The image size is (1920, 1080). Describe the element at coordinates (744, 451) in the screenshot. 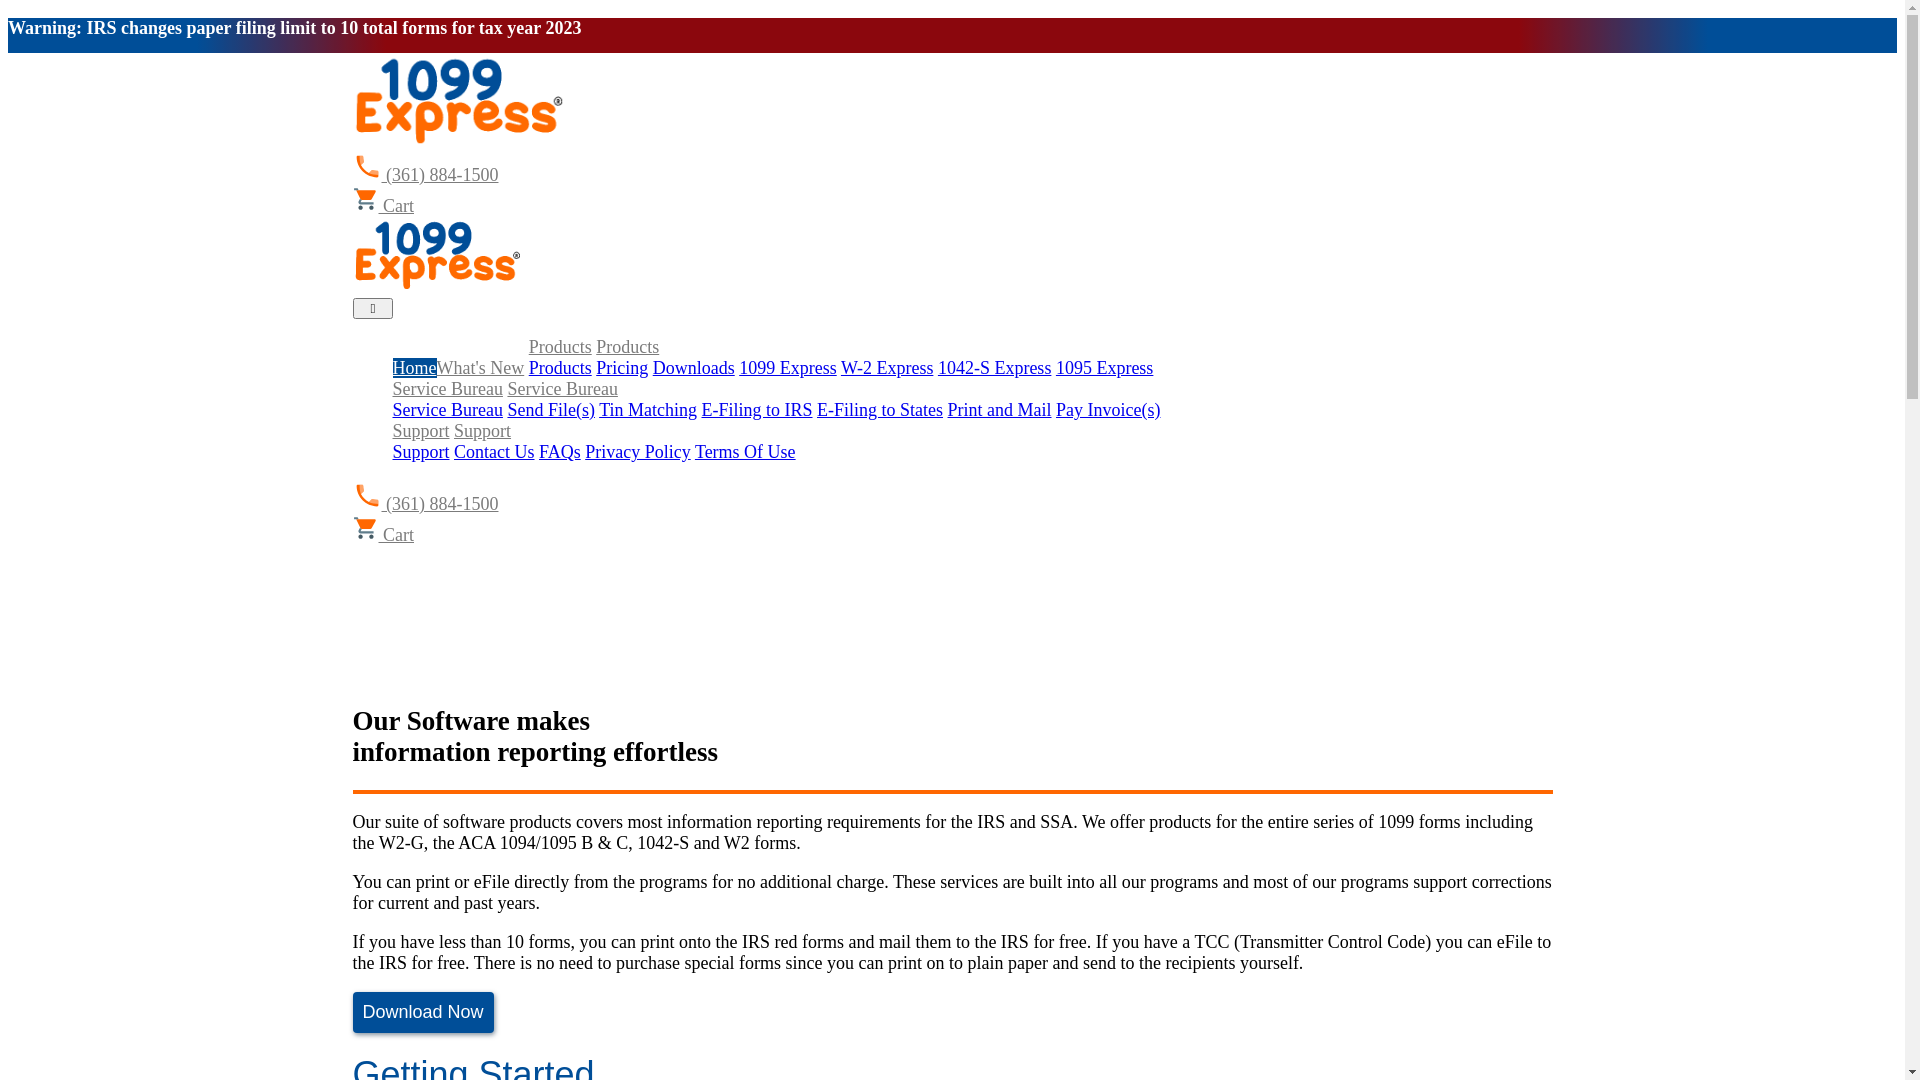

I see `'Terms Of Use'` at that location.